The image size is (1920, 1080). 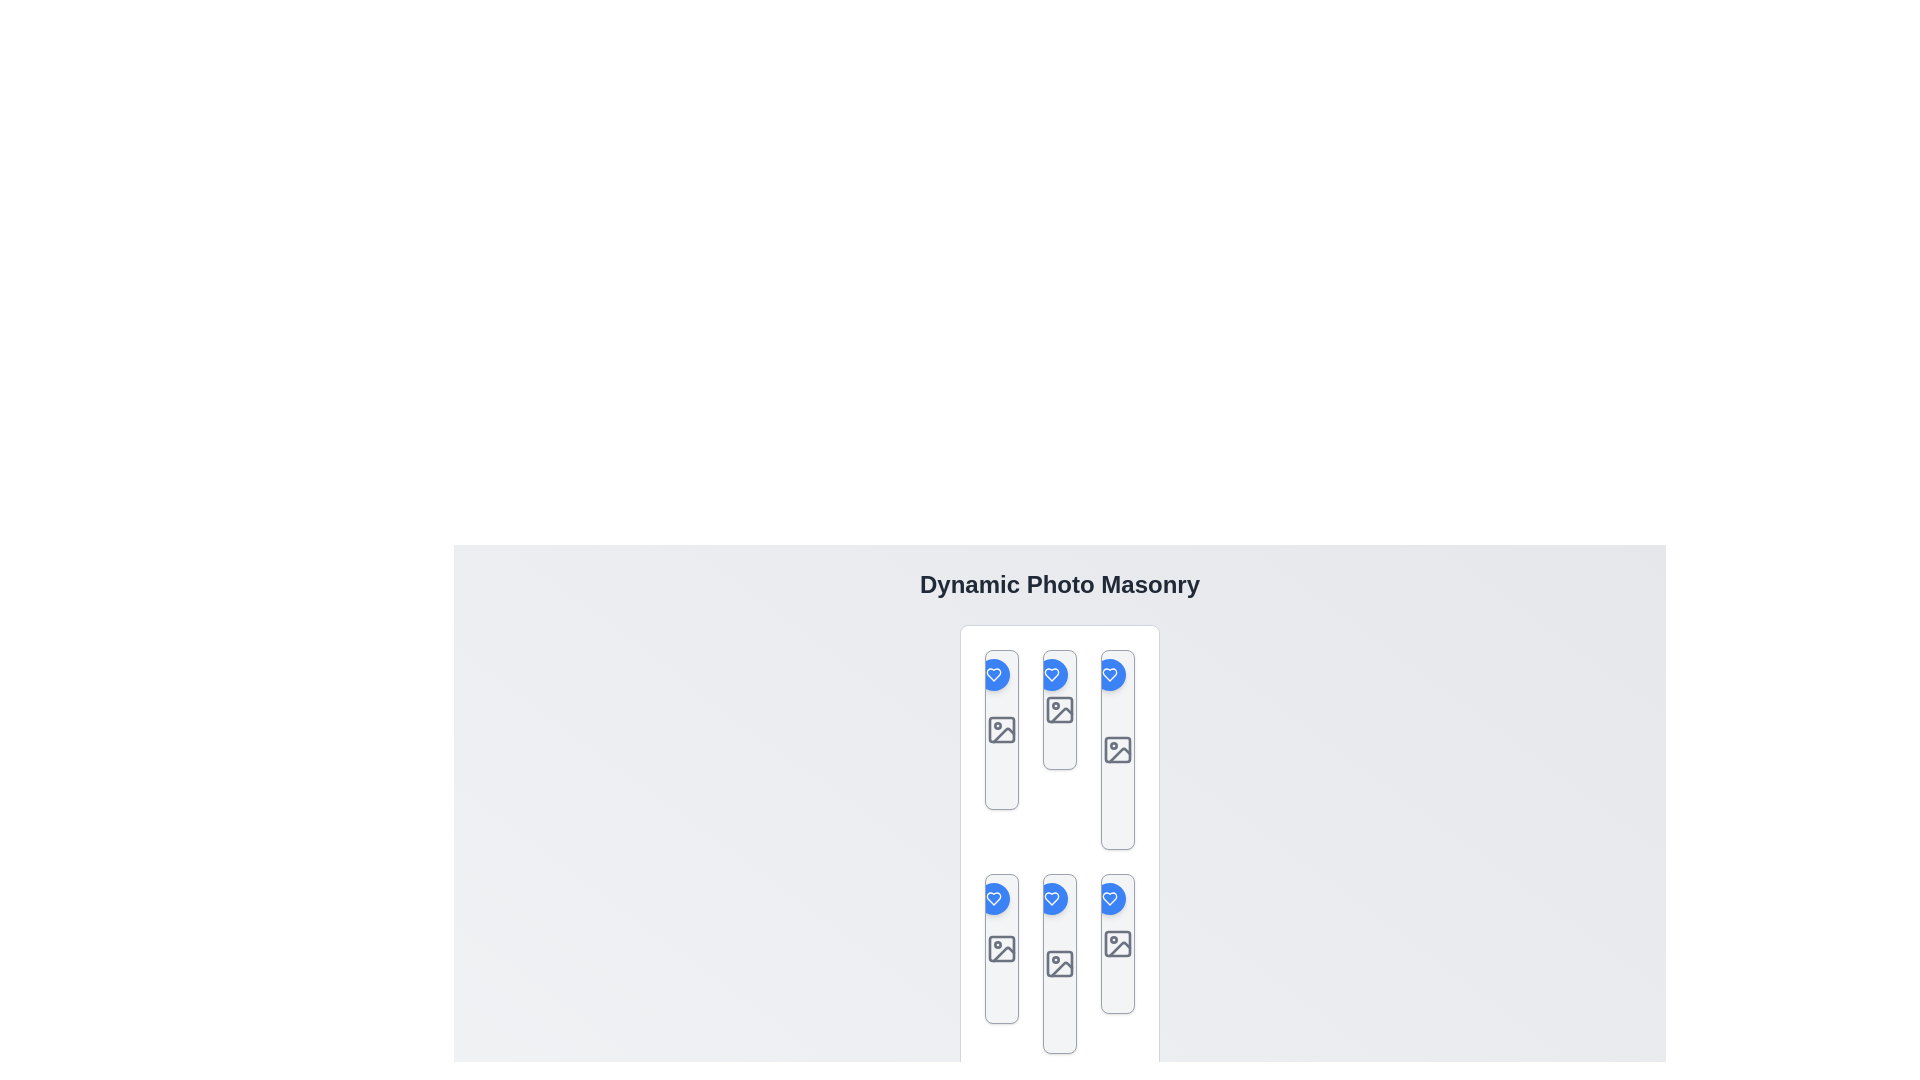 What do you see at coordinates (993, 675) in the screenshot?
I see `the heart-shaped icon within the circular button located at the top-right corner of the card to like or favorite the item` at bounding box center [993, 675].